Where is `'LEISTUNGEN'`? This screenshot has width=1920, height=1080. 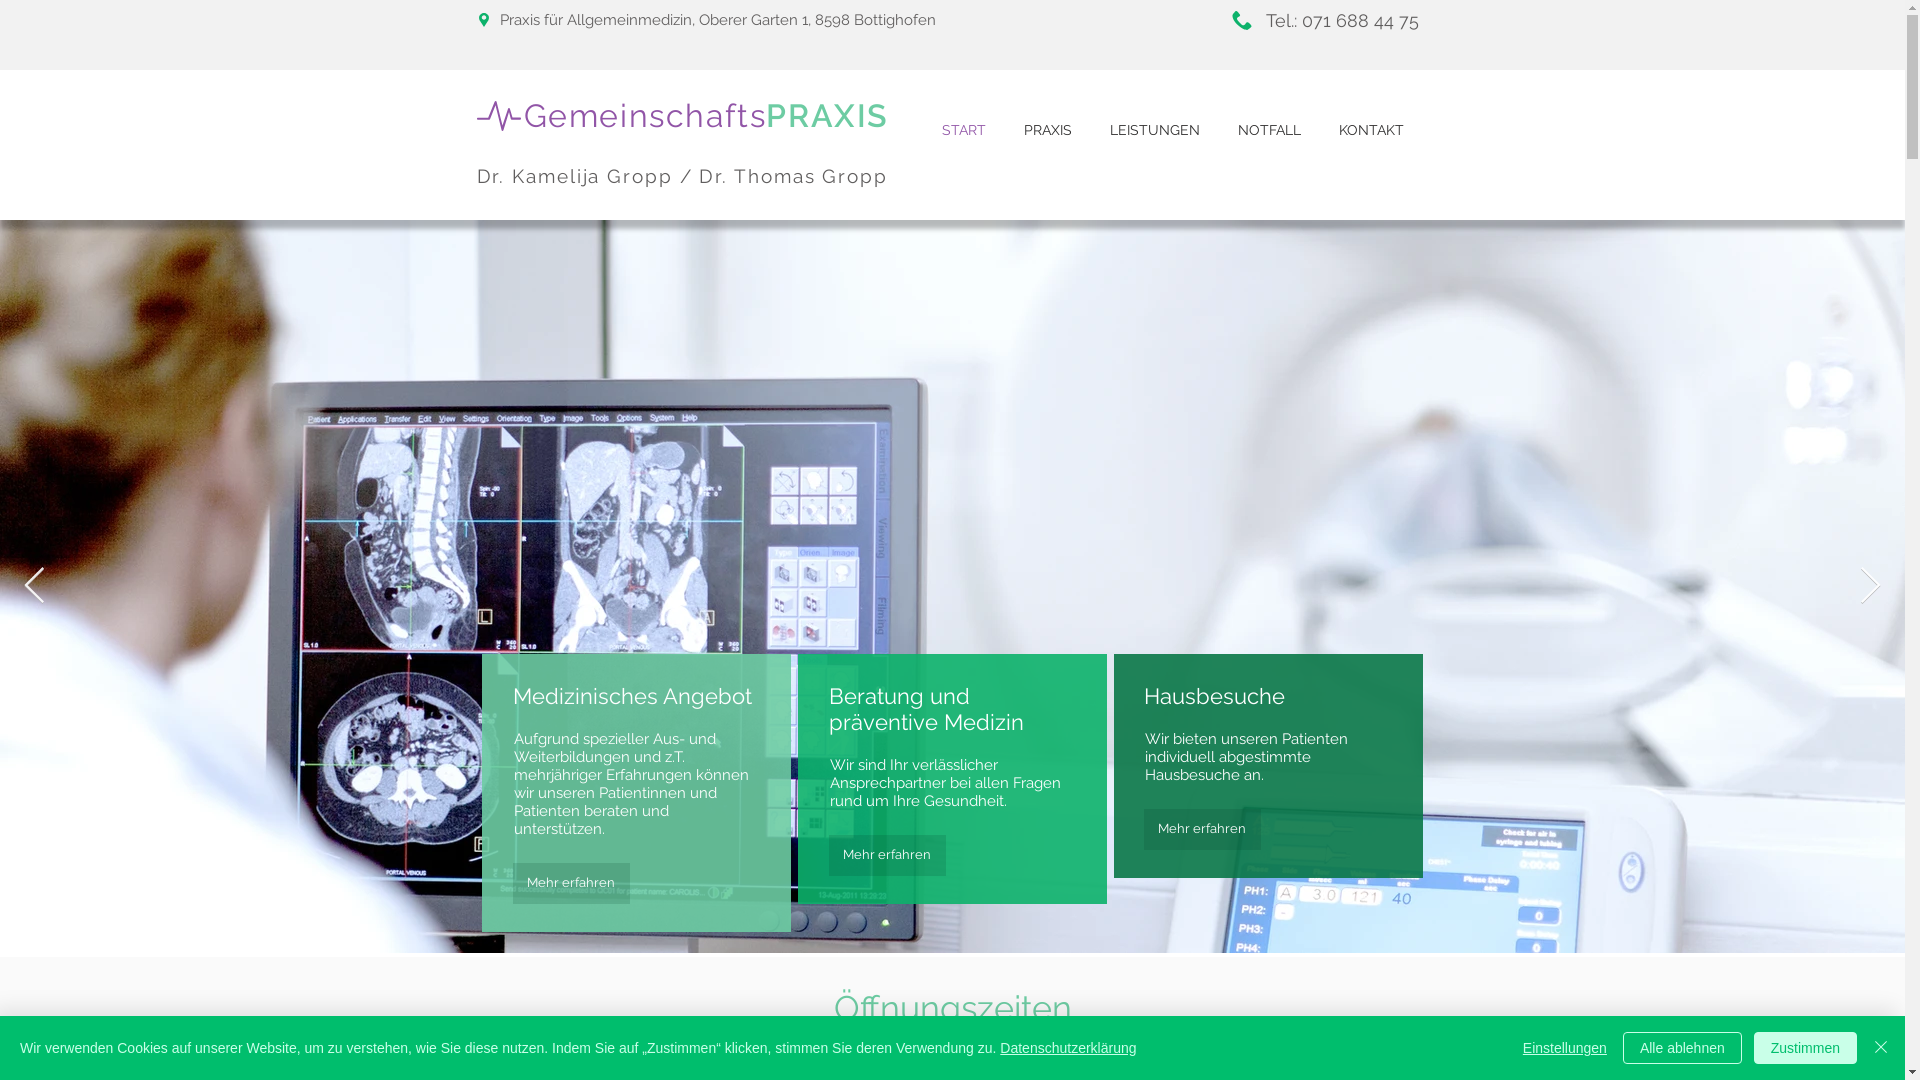 'LEISTUNGEN' is located at coordinates (1153, 130).